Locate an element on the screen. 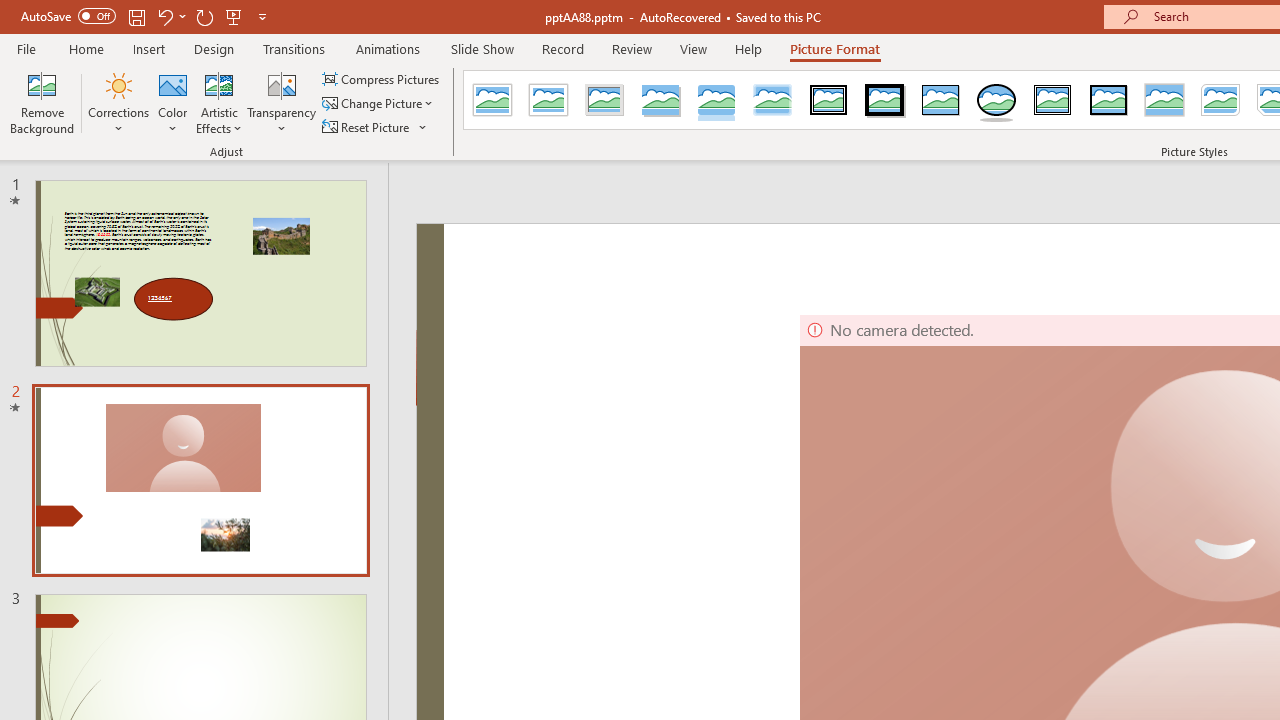 The image size is (1280, 720). 'Reset Picture' is located at coordinates (367, 127).